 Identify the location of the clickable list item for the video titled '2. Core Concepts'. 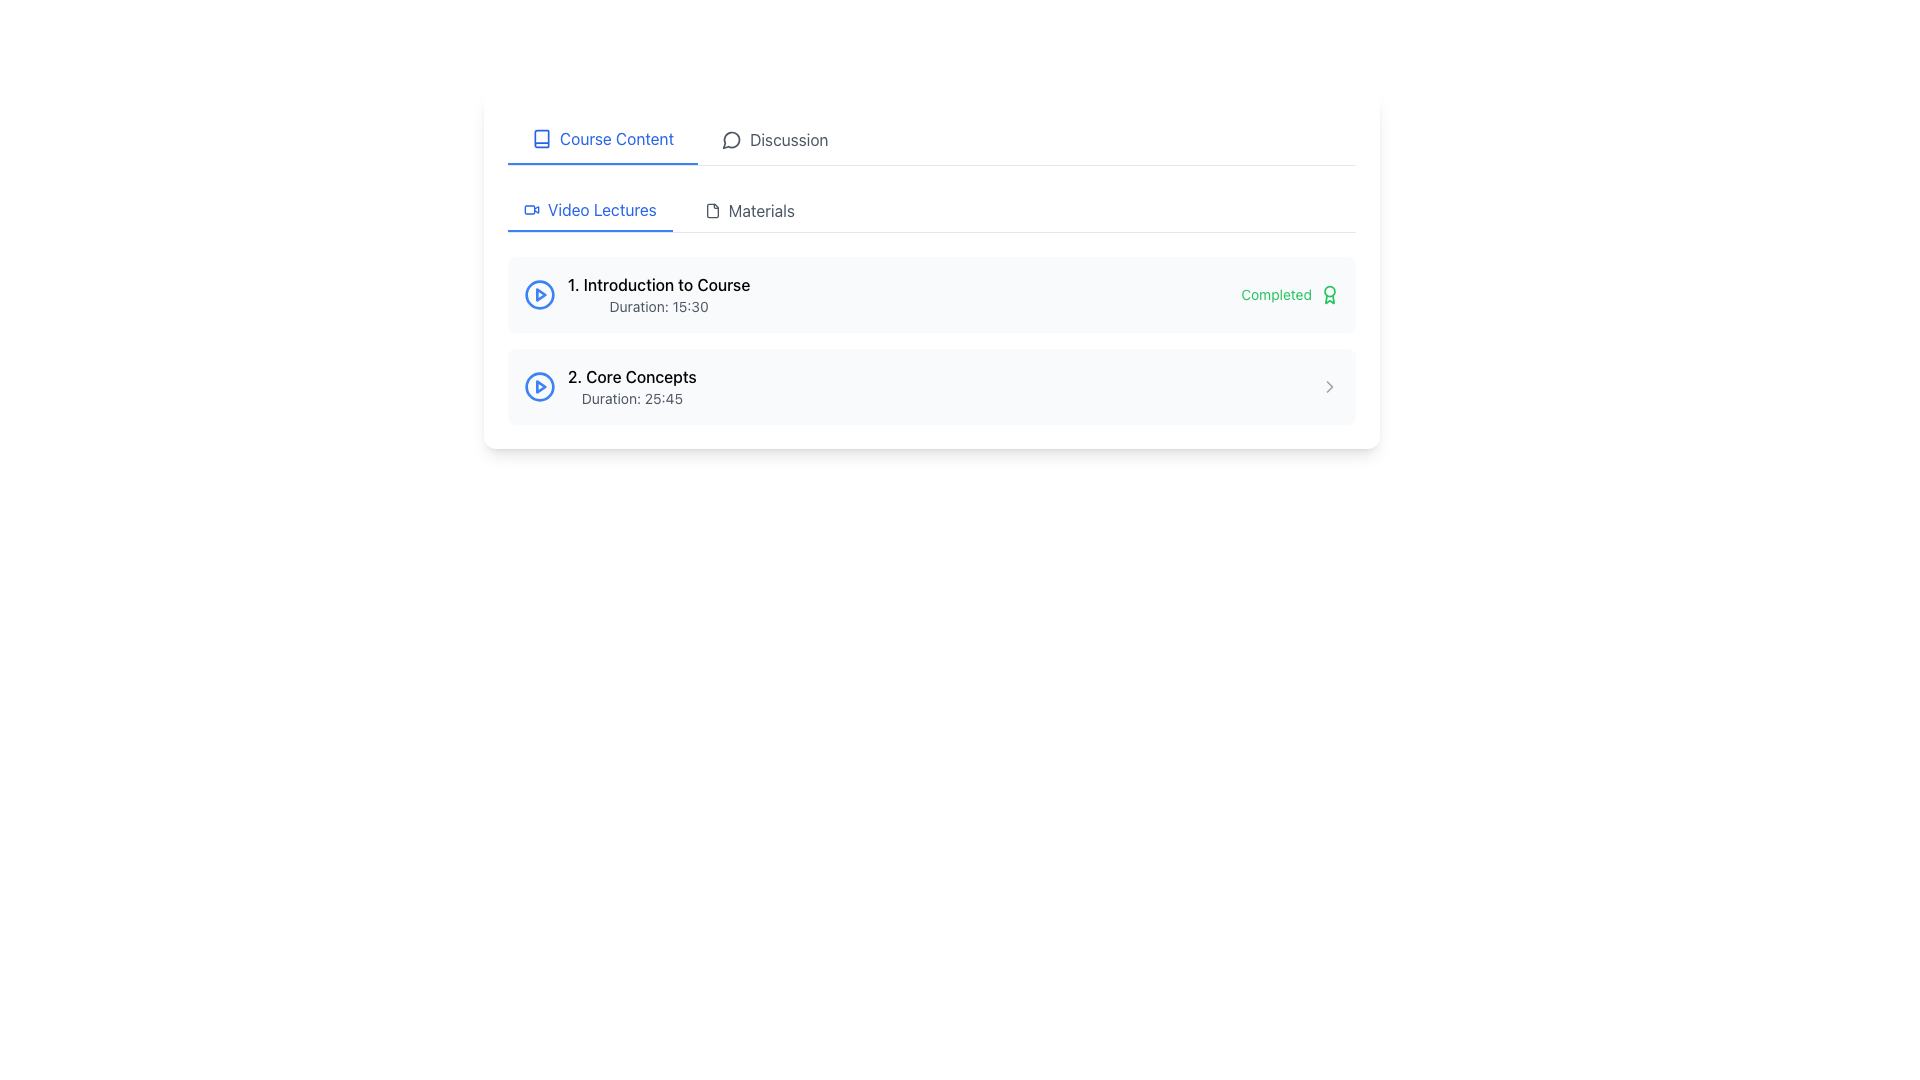
(609, 386).